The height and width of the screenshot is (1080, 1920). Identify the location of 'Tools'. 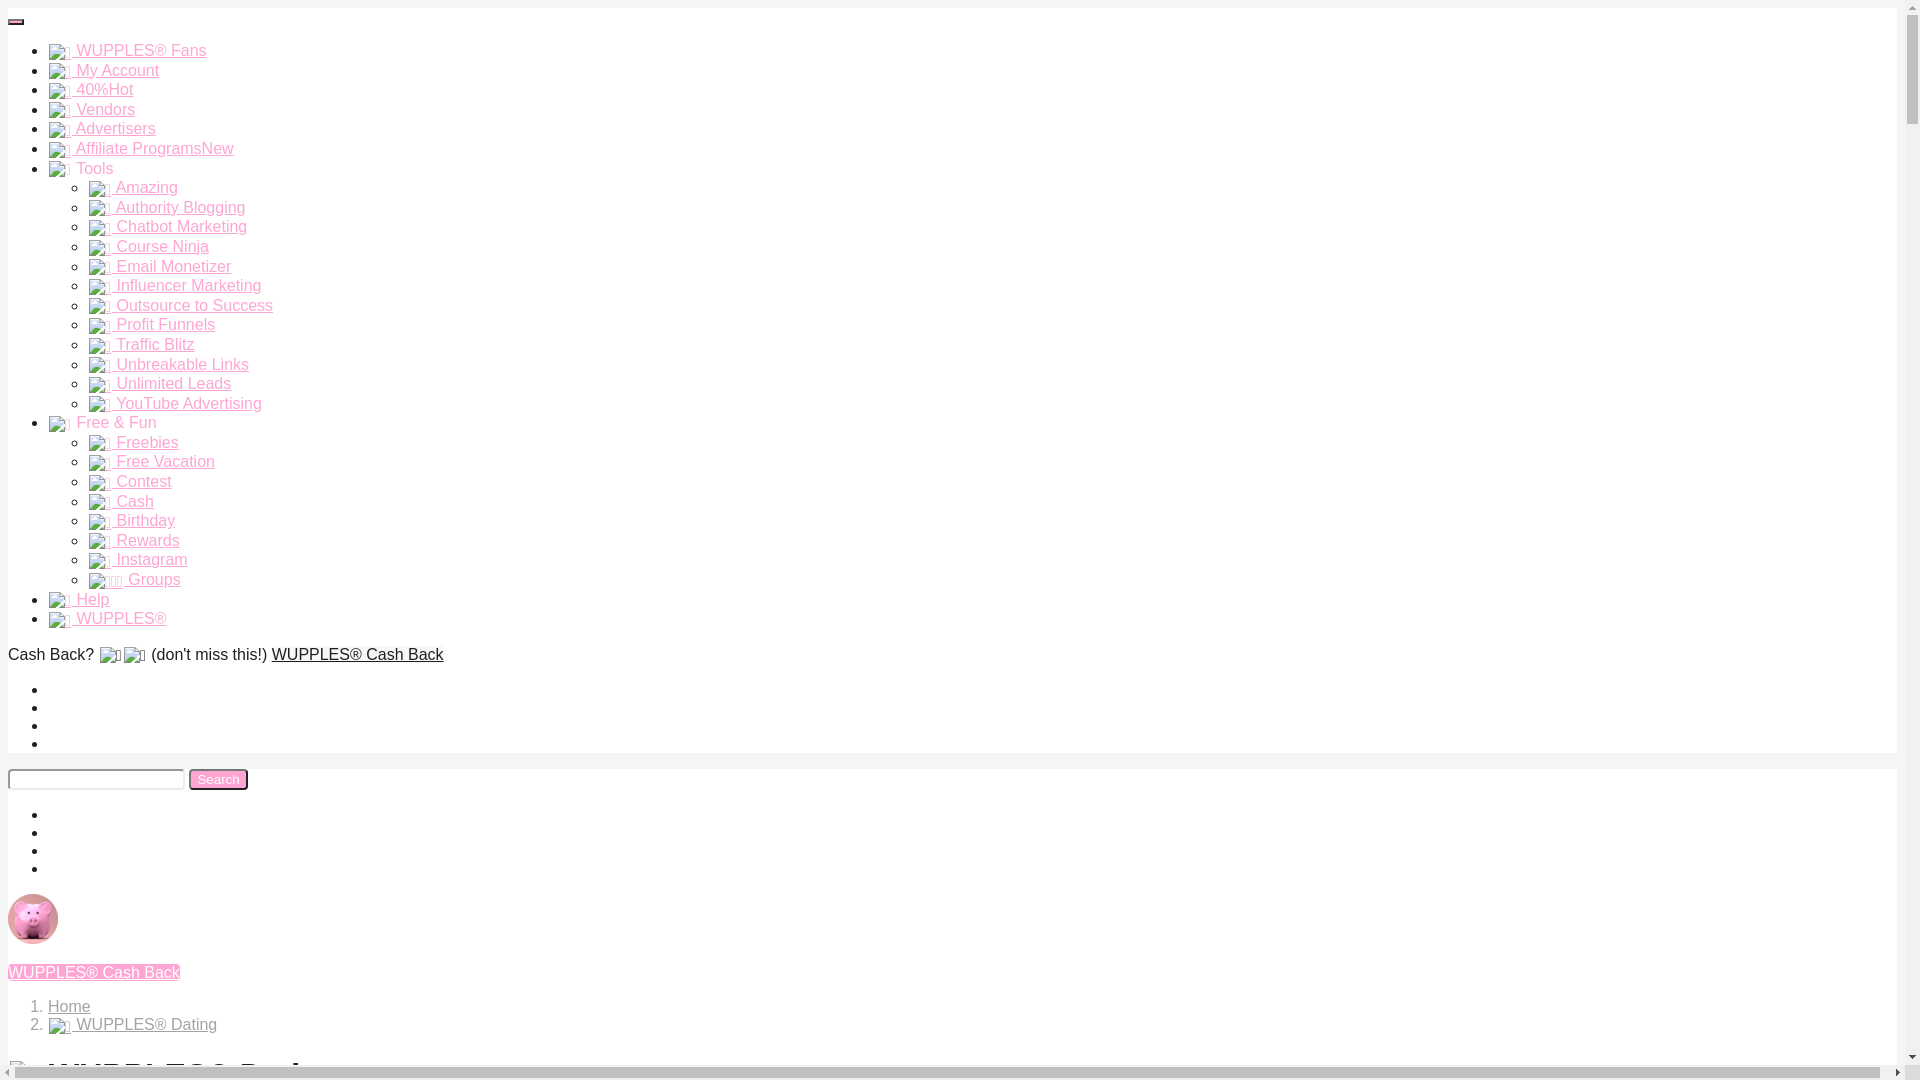
(80, 167).